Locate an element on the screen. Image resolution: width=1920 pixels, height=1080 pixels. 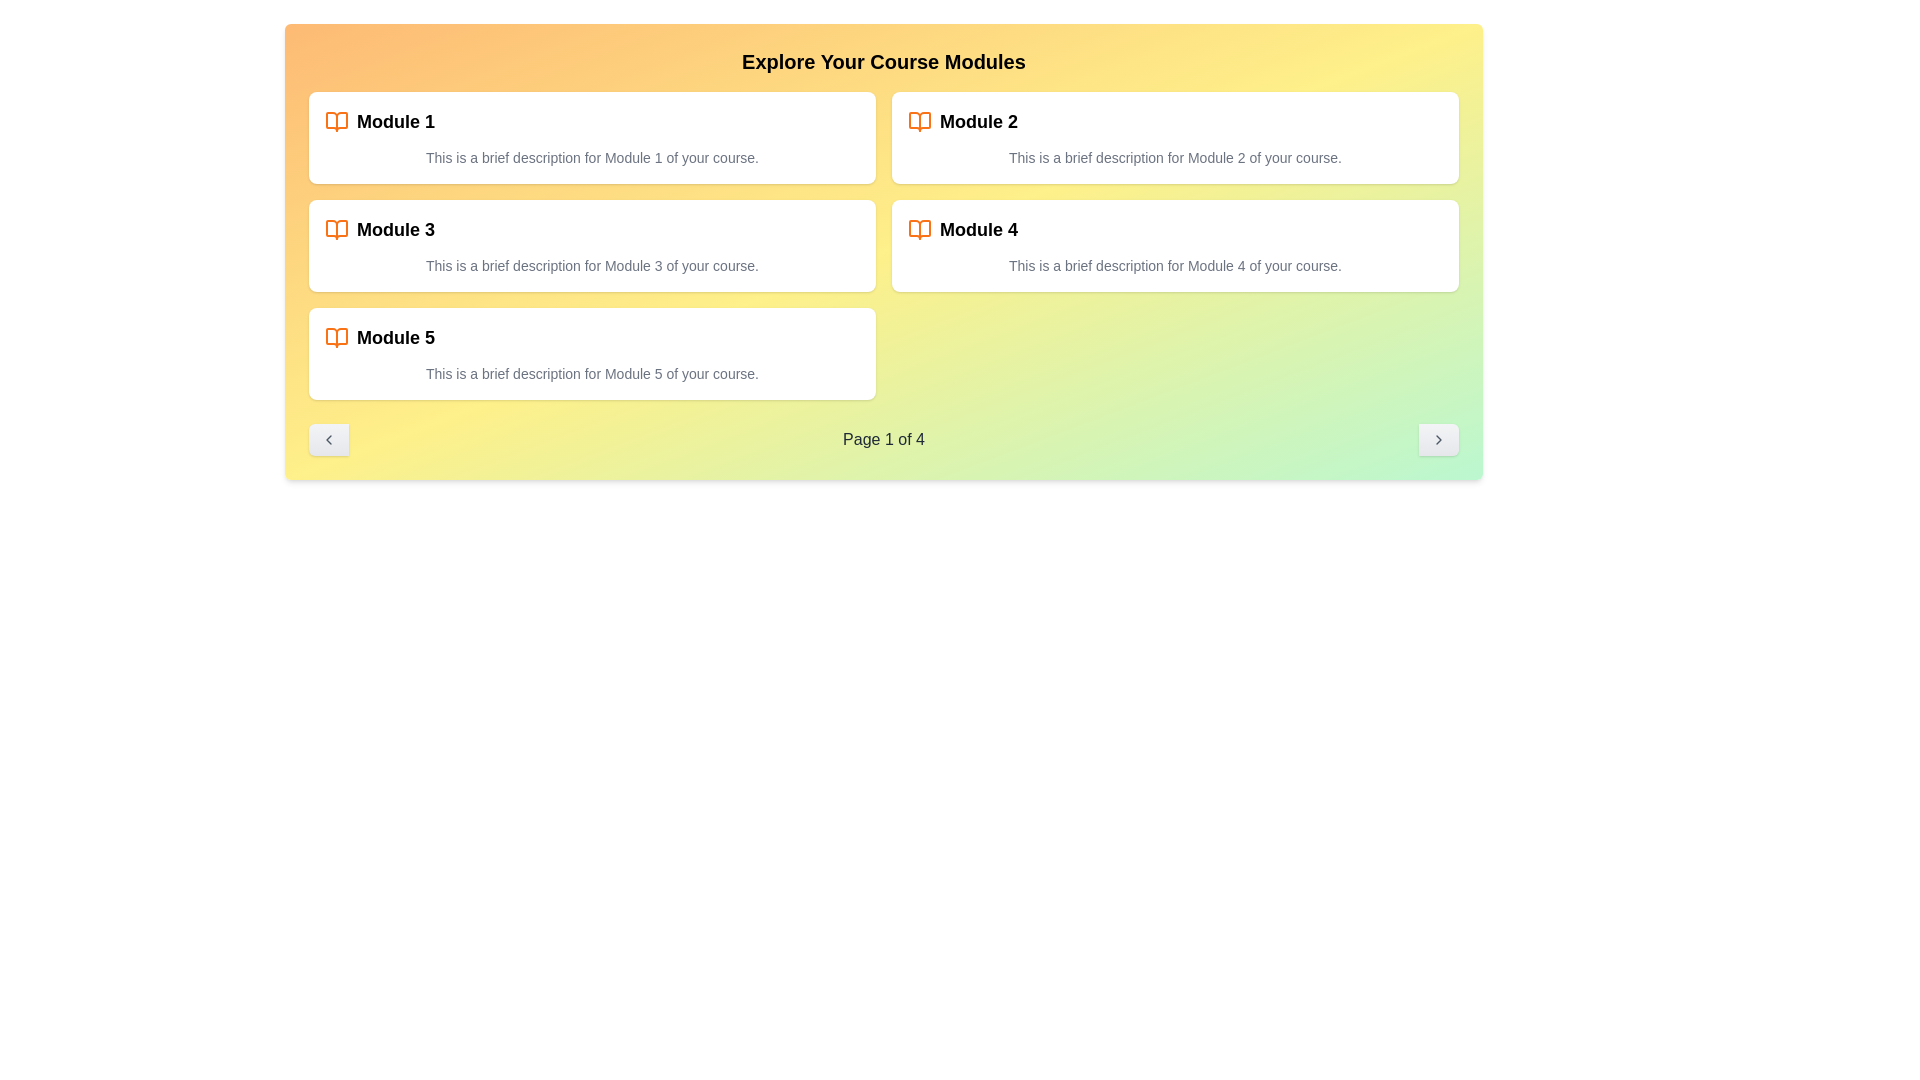
the text label displaying 'Module 5', which is bold and larger-sized, indicating its significance as a title in the bottom-left quadrant of the interface is located at coordinates (396, 337).